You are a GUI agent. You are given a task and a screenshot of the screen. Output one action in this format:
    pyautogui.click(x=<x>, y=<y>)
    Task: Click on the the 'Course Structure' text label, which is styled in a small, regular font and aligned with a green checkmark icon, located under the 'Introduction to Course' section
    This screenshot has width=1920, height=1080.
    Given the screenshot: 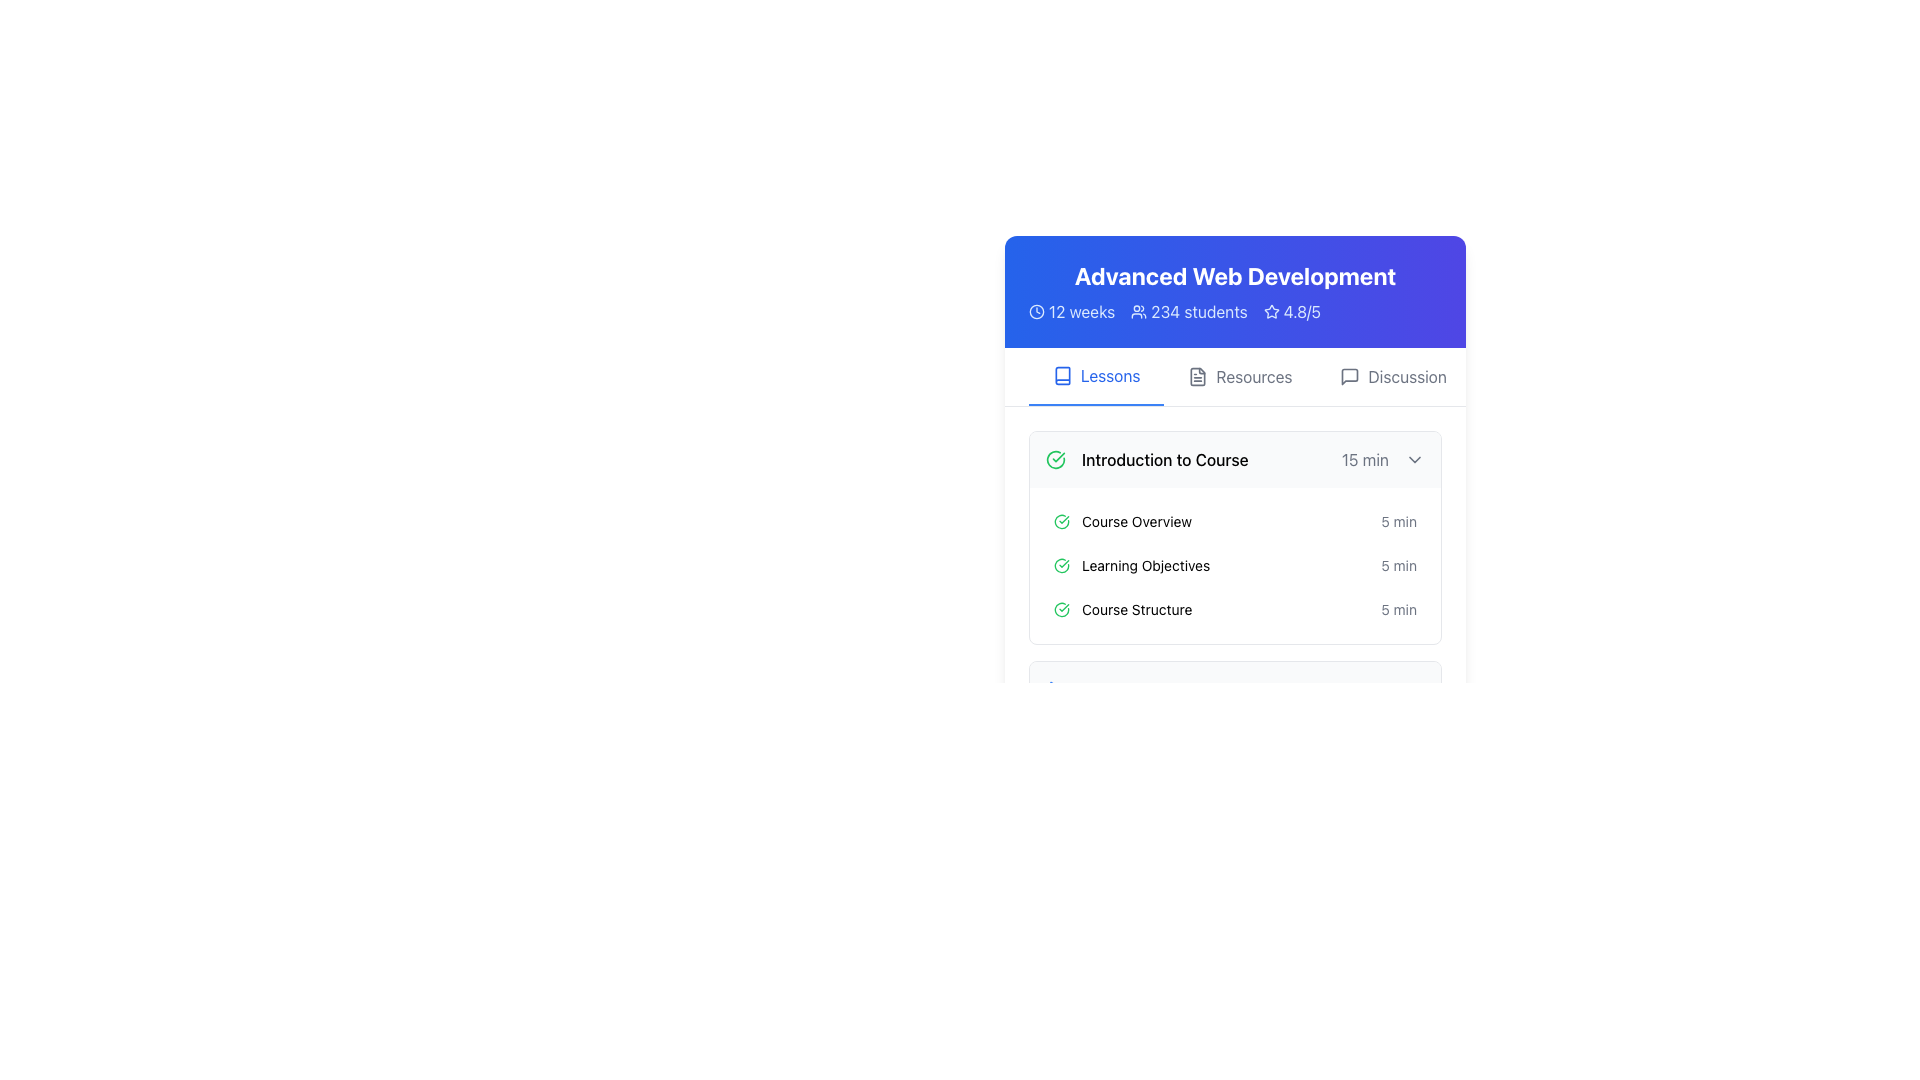 What is the action you would take?
    pyautogui.click(x=1137, y=608)
    